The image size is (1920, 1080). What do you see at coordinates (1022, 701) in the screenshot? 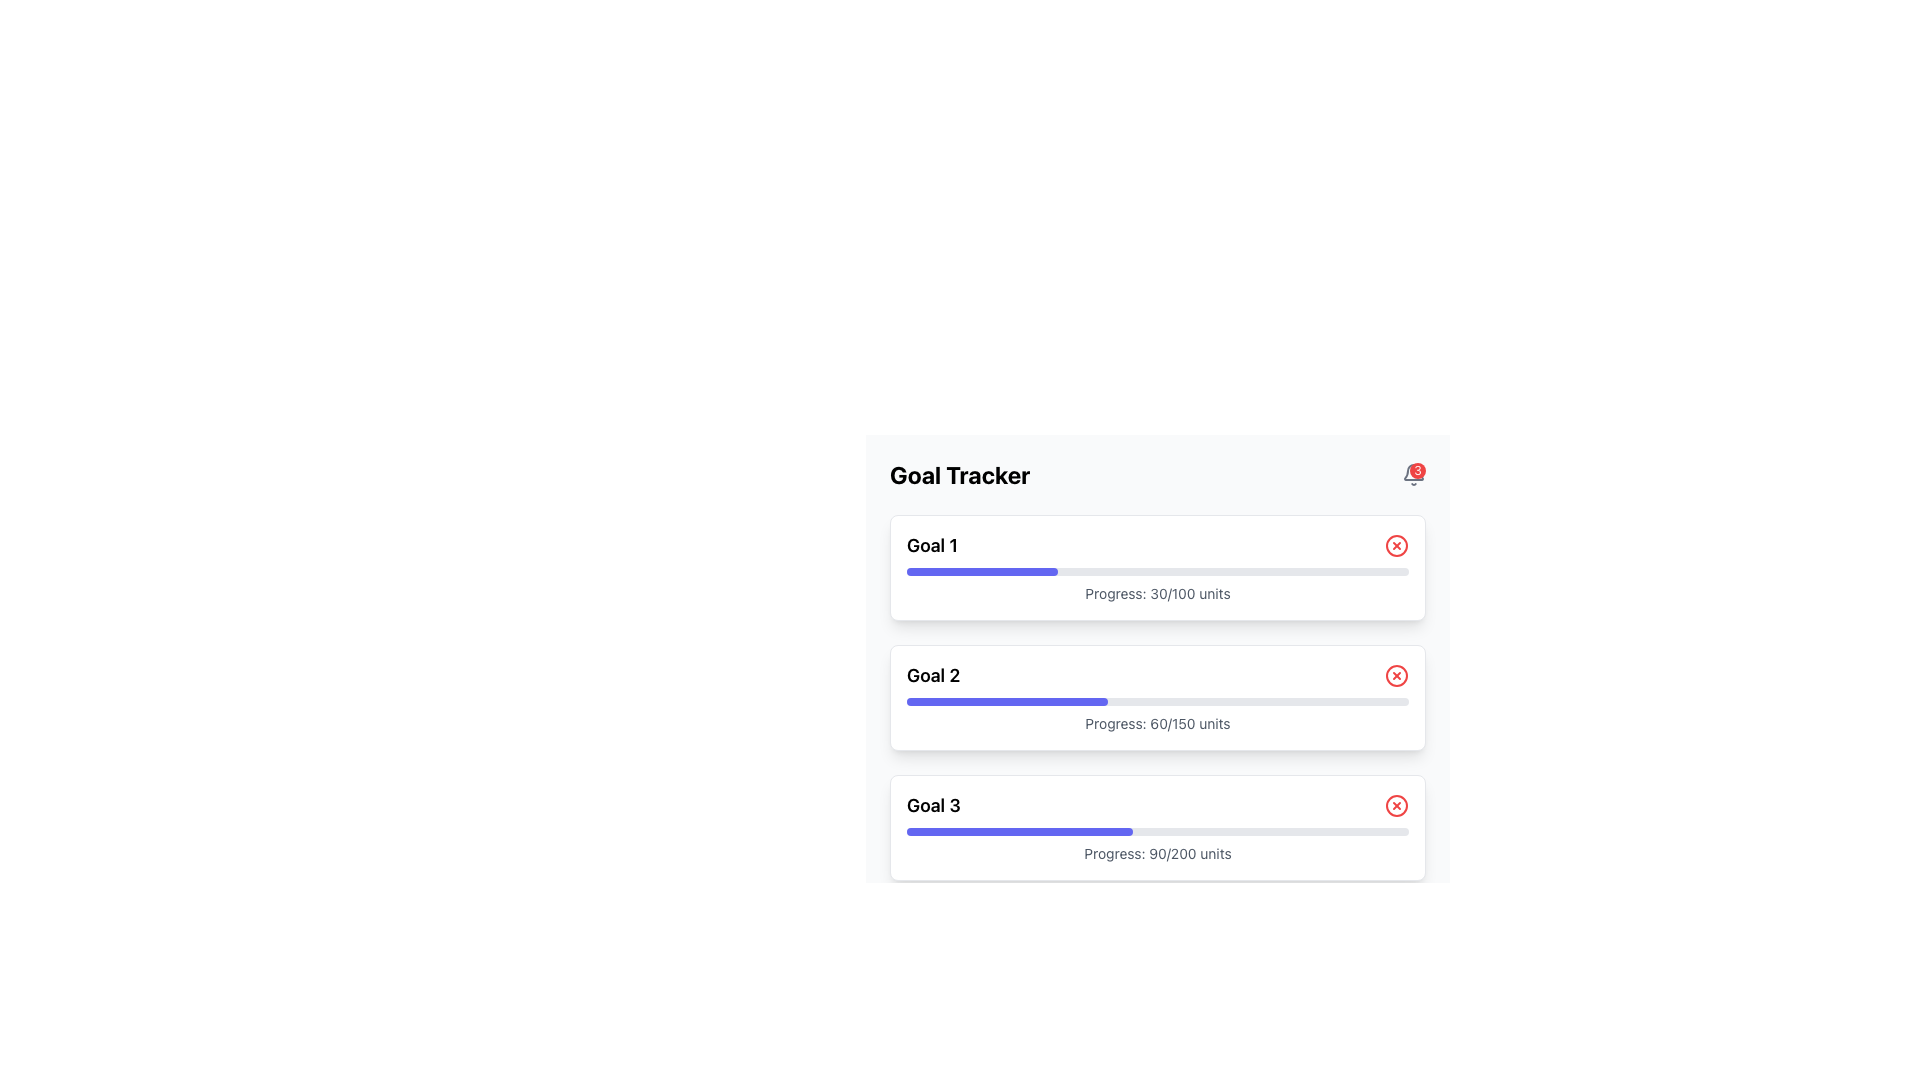
I see `the progress level` at bounding box center [1022, 701].